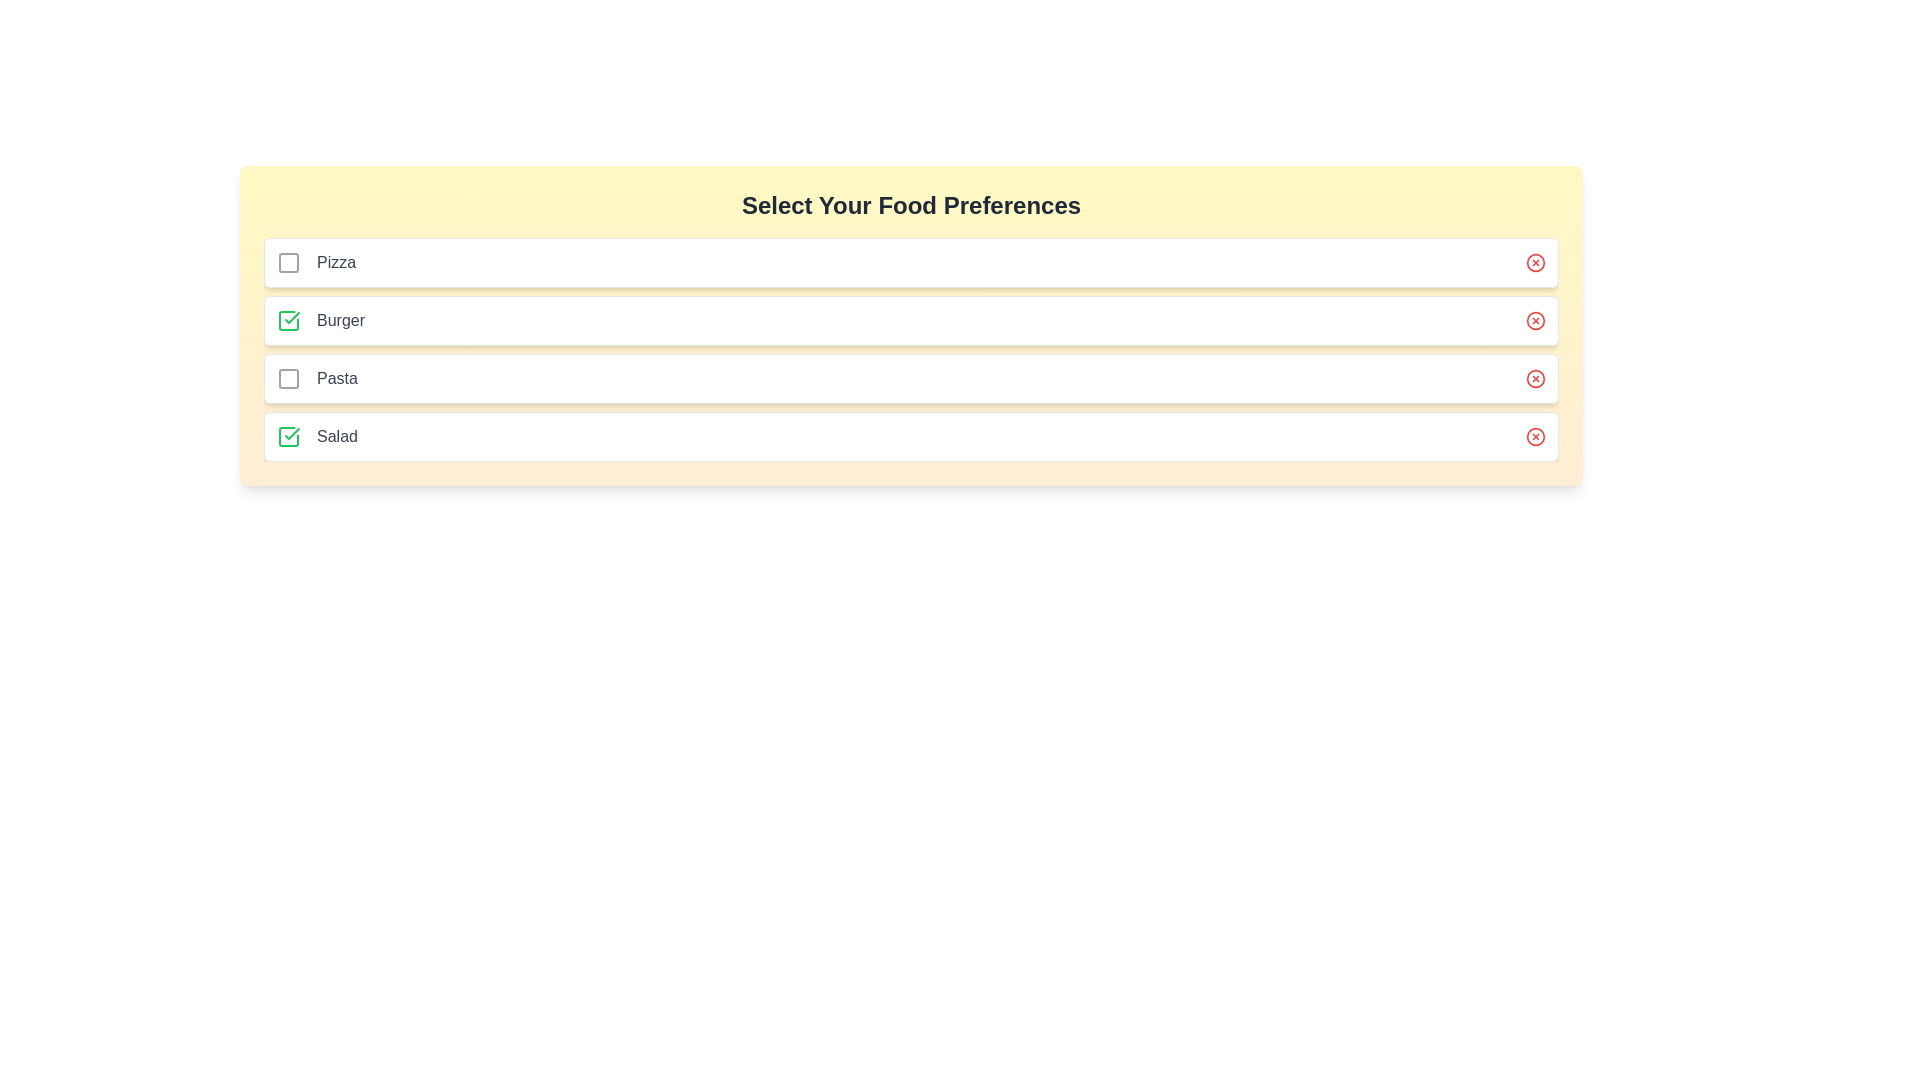 This screenshot has height=1080, width=1920. What do you see at coordinates (321, 319) in the screenshot?
I see `the 'Burger' text label that displays in medium gray font and is aligned to the right of a green checkmark icon, indicating a selected state` at bounding box center [321, 319].